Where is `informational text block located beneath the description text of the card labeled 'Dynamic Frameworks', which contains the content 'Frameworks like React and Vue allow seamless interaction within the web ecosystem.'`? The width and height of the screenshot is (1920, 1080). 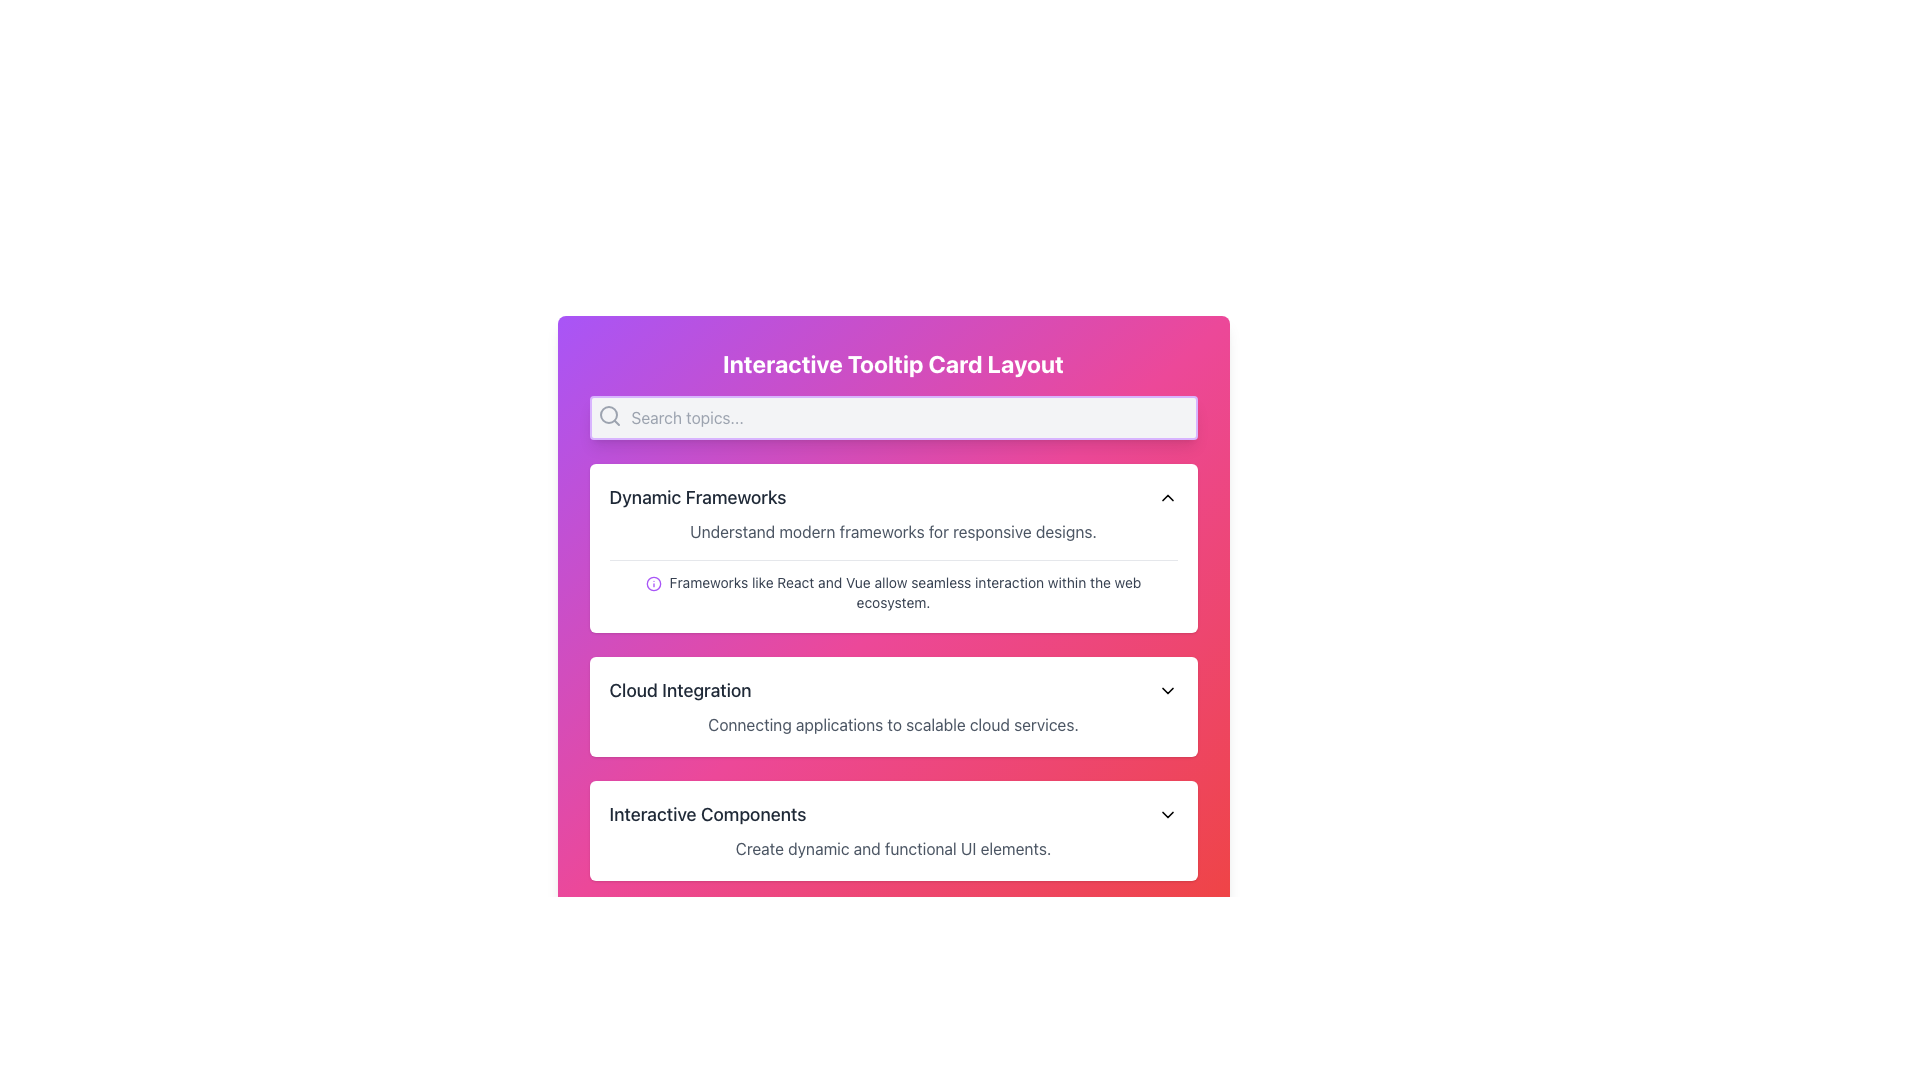 informational text block located beneath the description text of the card labeled 'Dynamic Frameworks', which contains the content 'Frameworks like React and Vue allow seamless interaction within the web ecosystem.' is located at coordinates (892, 585).